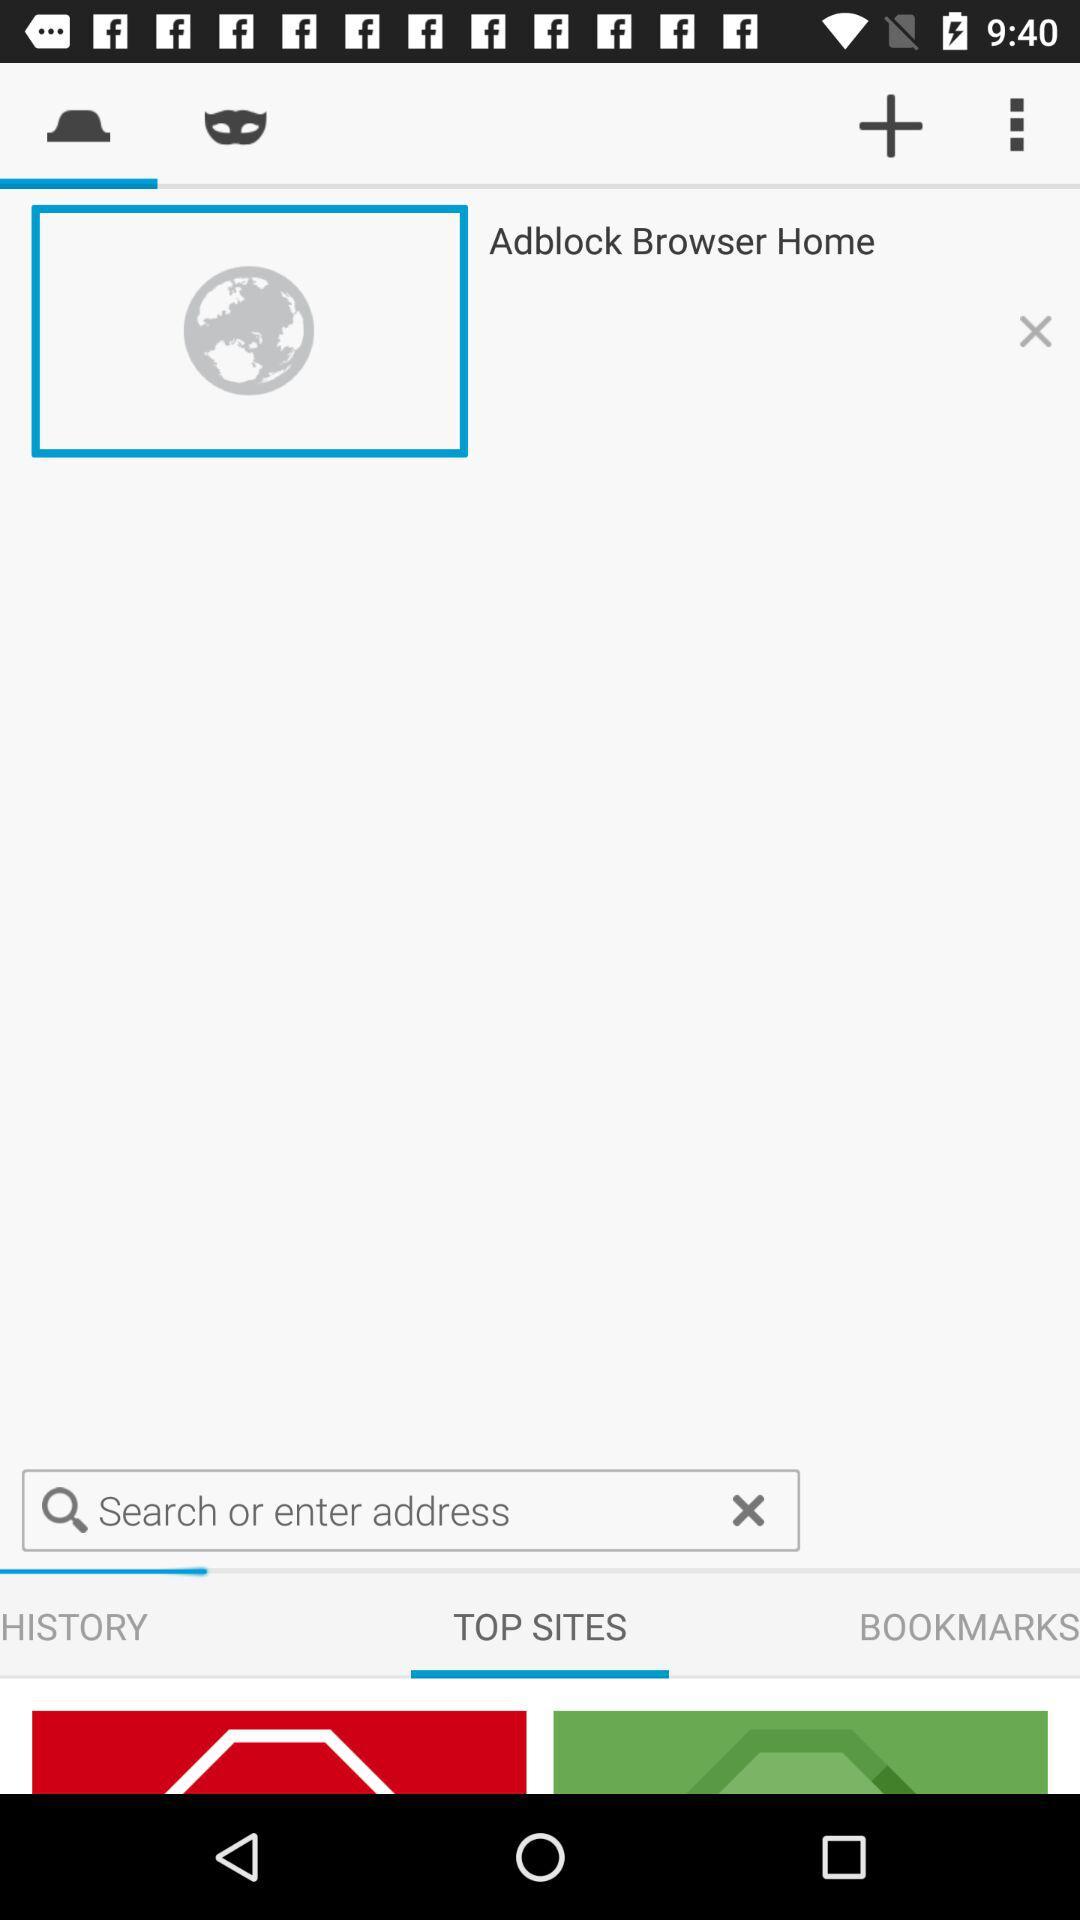 Image resolution: width=1080 pixels, height=1920 pixels. I want to click on the second symbol on the top from the left, so click(235, 124).